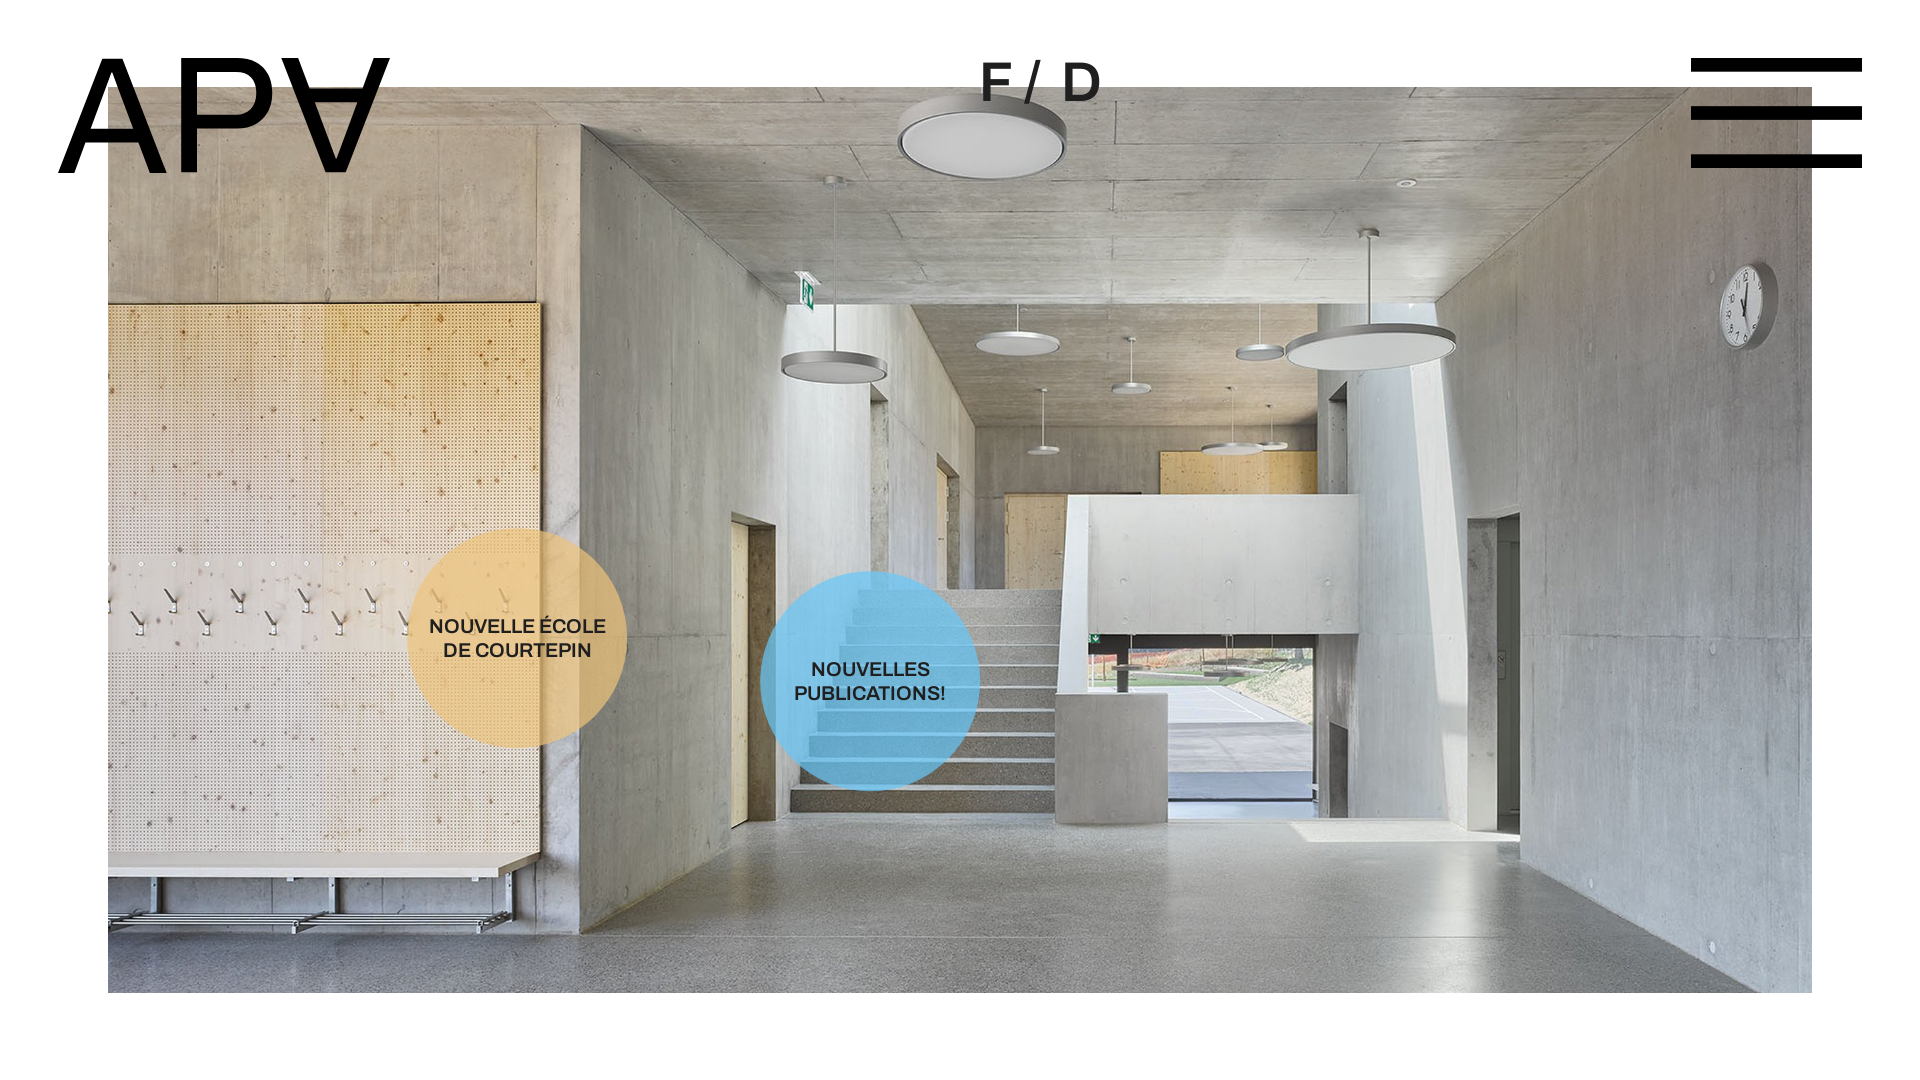  I want to click on 'F', so click(994, 82).